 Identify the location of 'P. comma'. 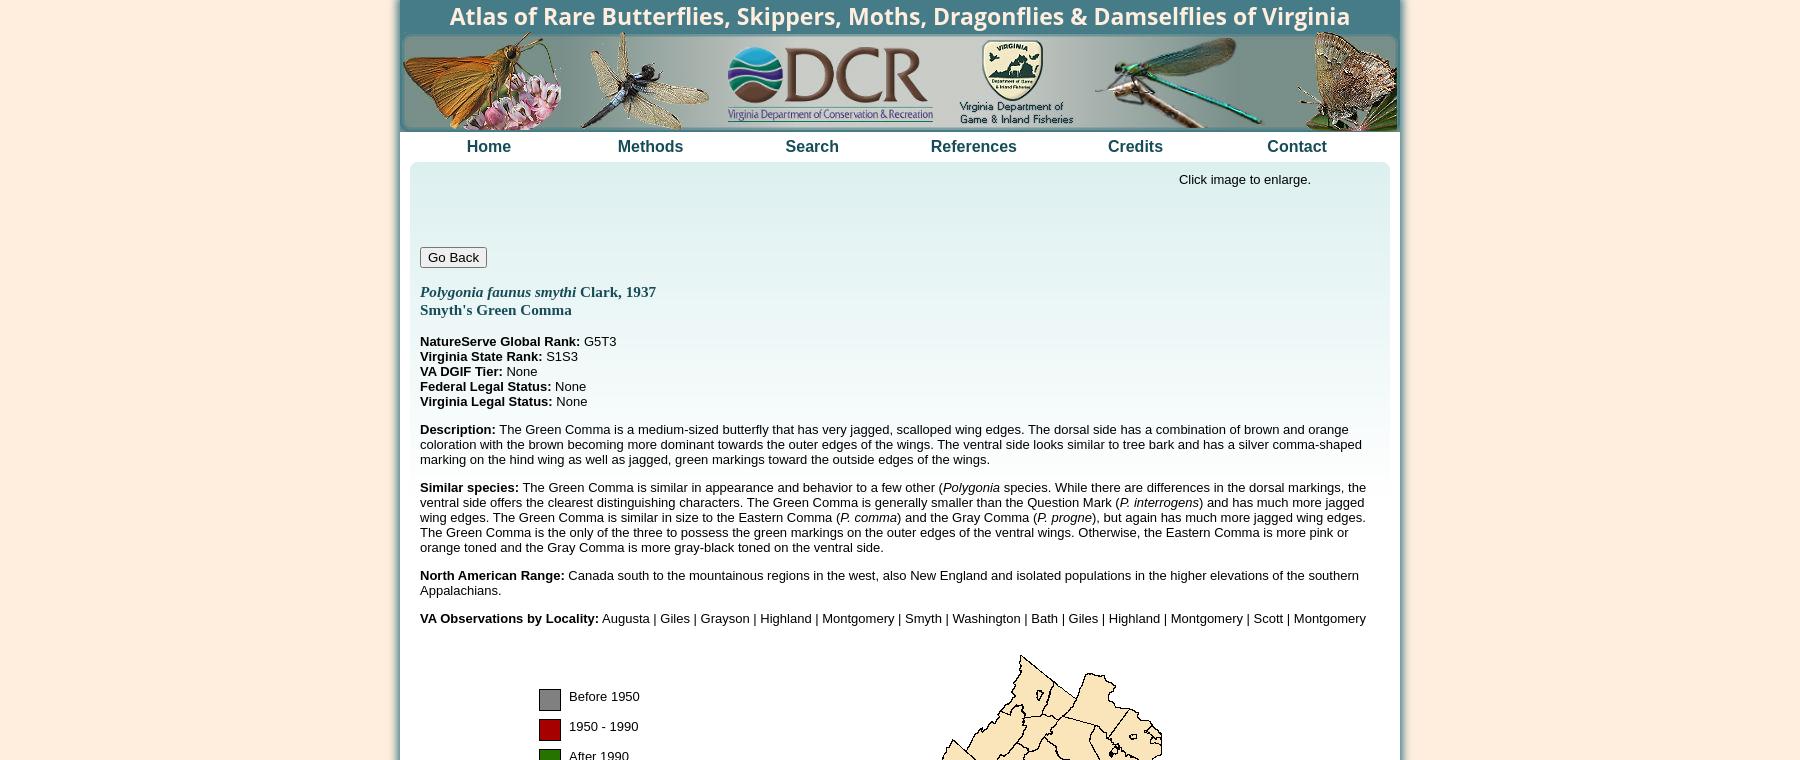
(868, 517).